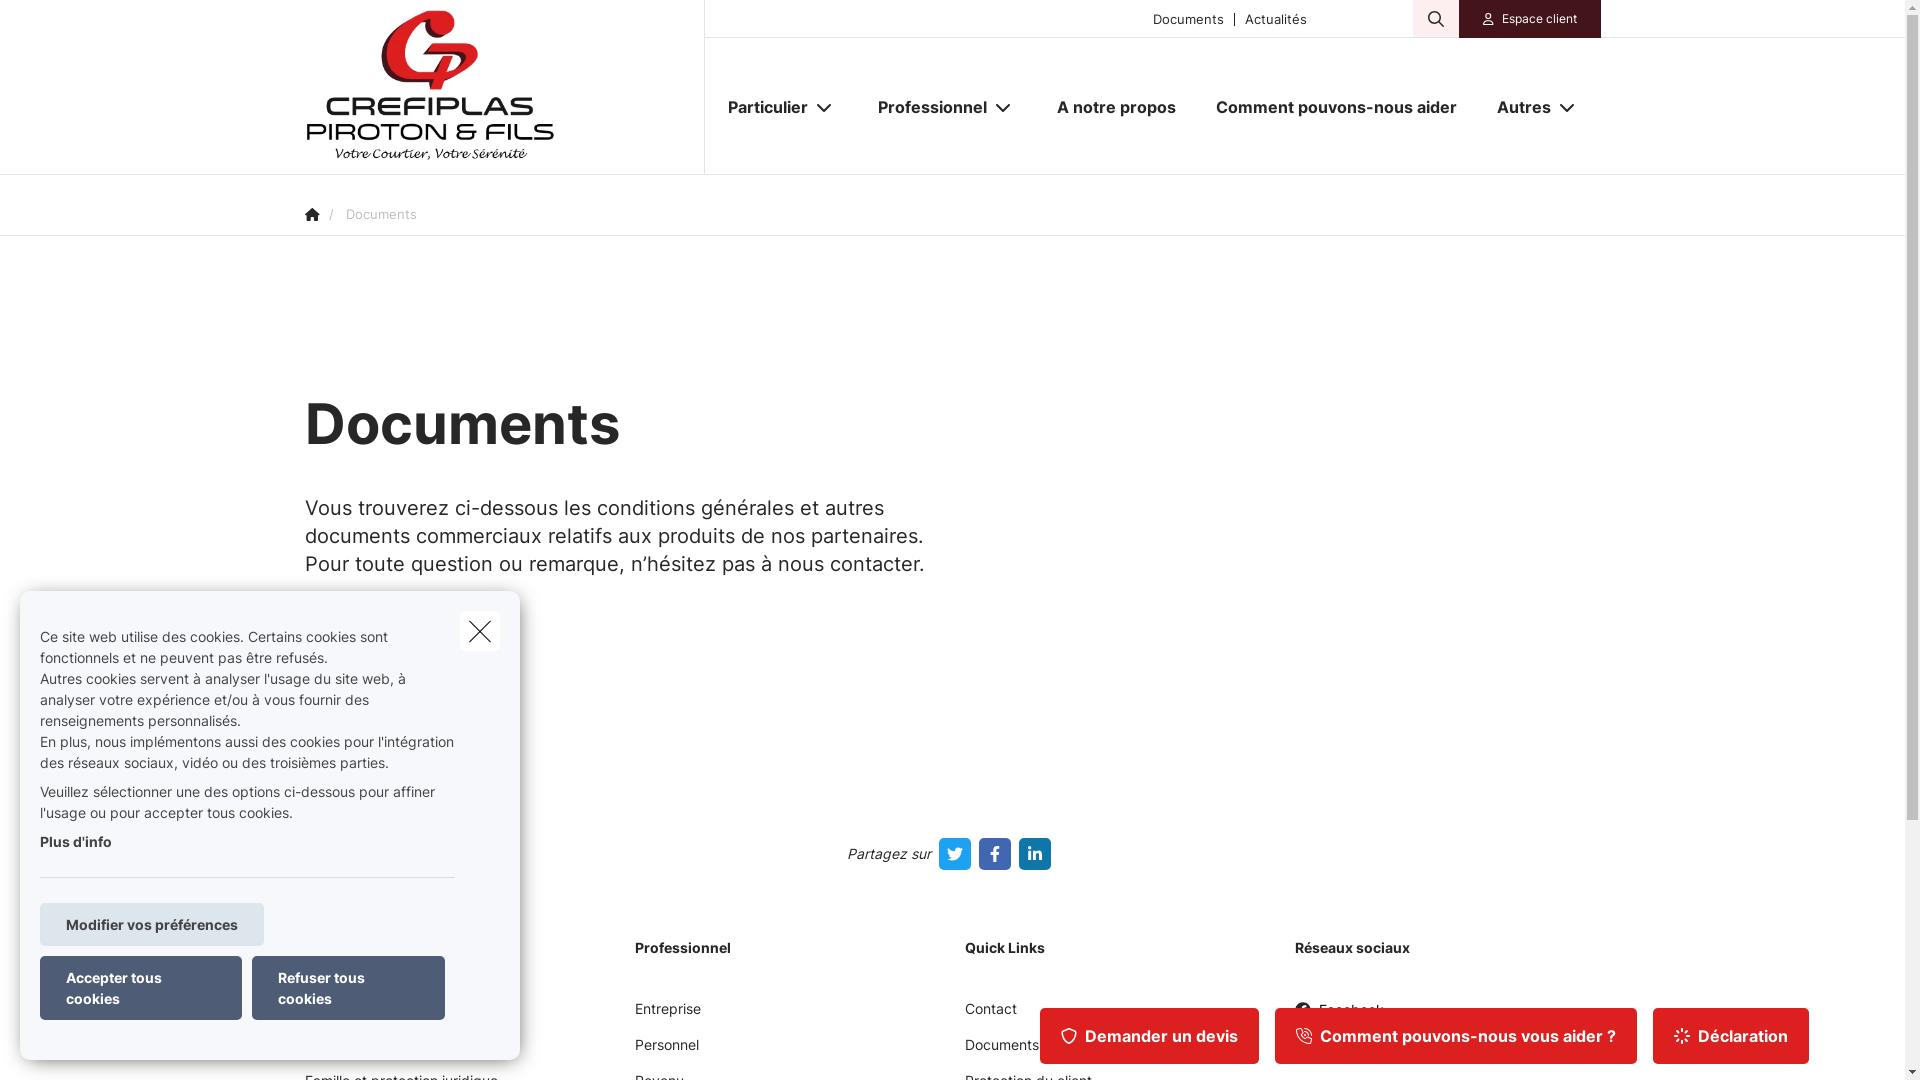 This screenshot has width=1920, height=1080. Describe the element at coordinates (1529, 19) in the screenshot. I see `'Espace client'` at that location.